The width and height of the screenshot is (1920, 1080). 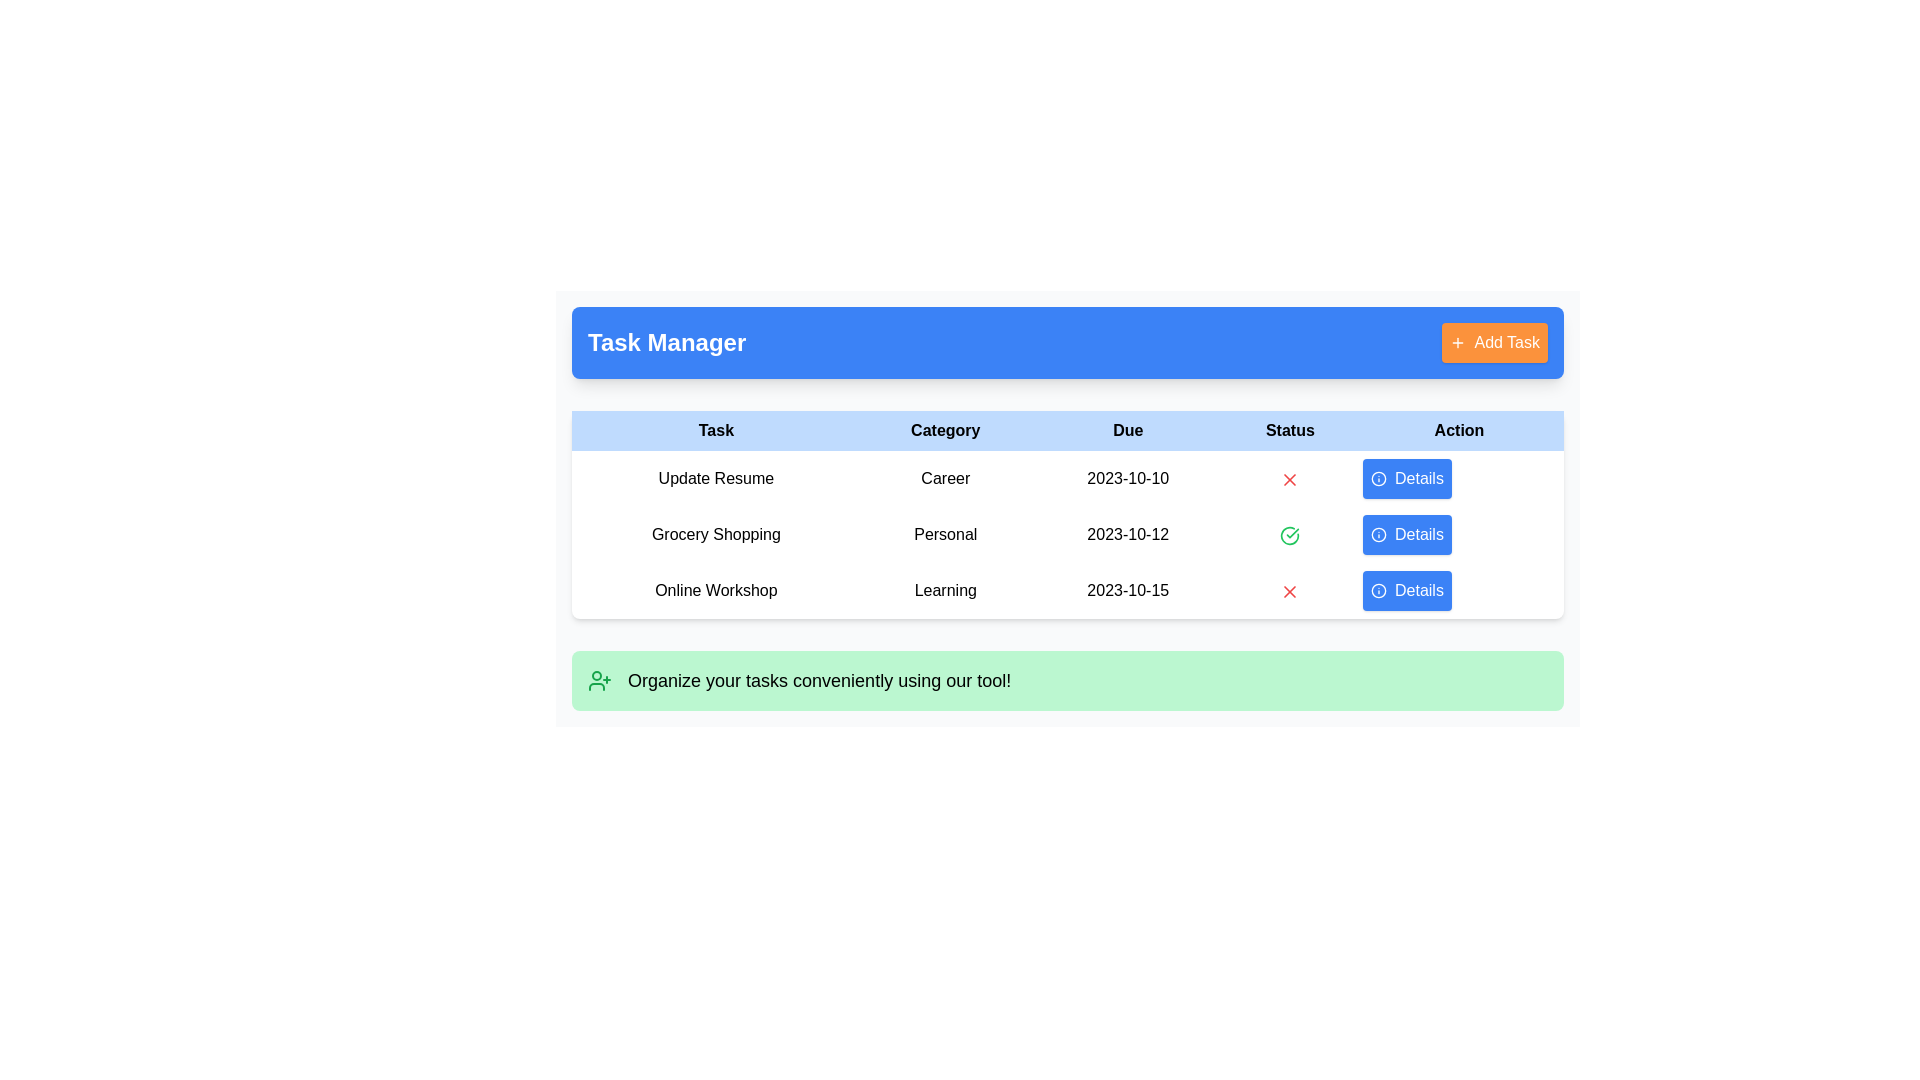 What do you see at coordinates (1459, 589) in the screenshot?
I see `the action button in the 'Task Manager' table that reveals a tooltip for the 'Online Workshop' task, located in the third row under the 'Action' column` at bounding box center [1459, 589].